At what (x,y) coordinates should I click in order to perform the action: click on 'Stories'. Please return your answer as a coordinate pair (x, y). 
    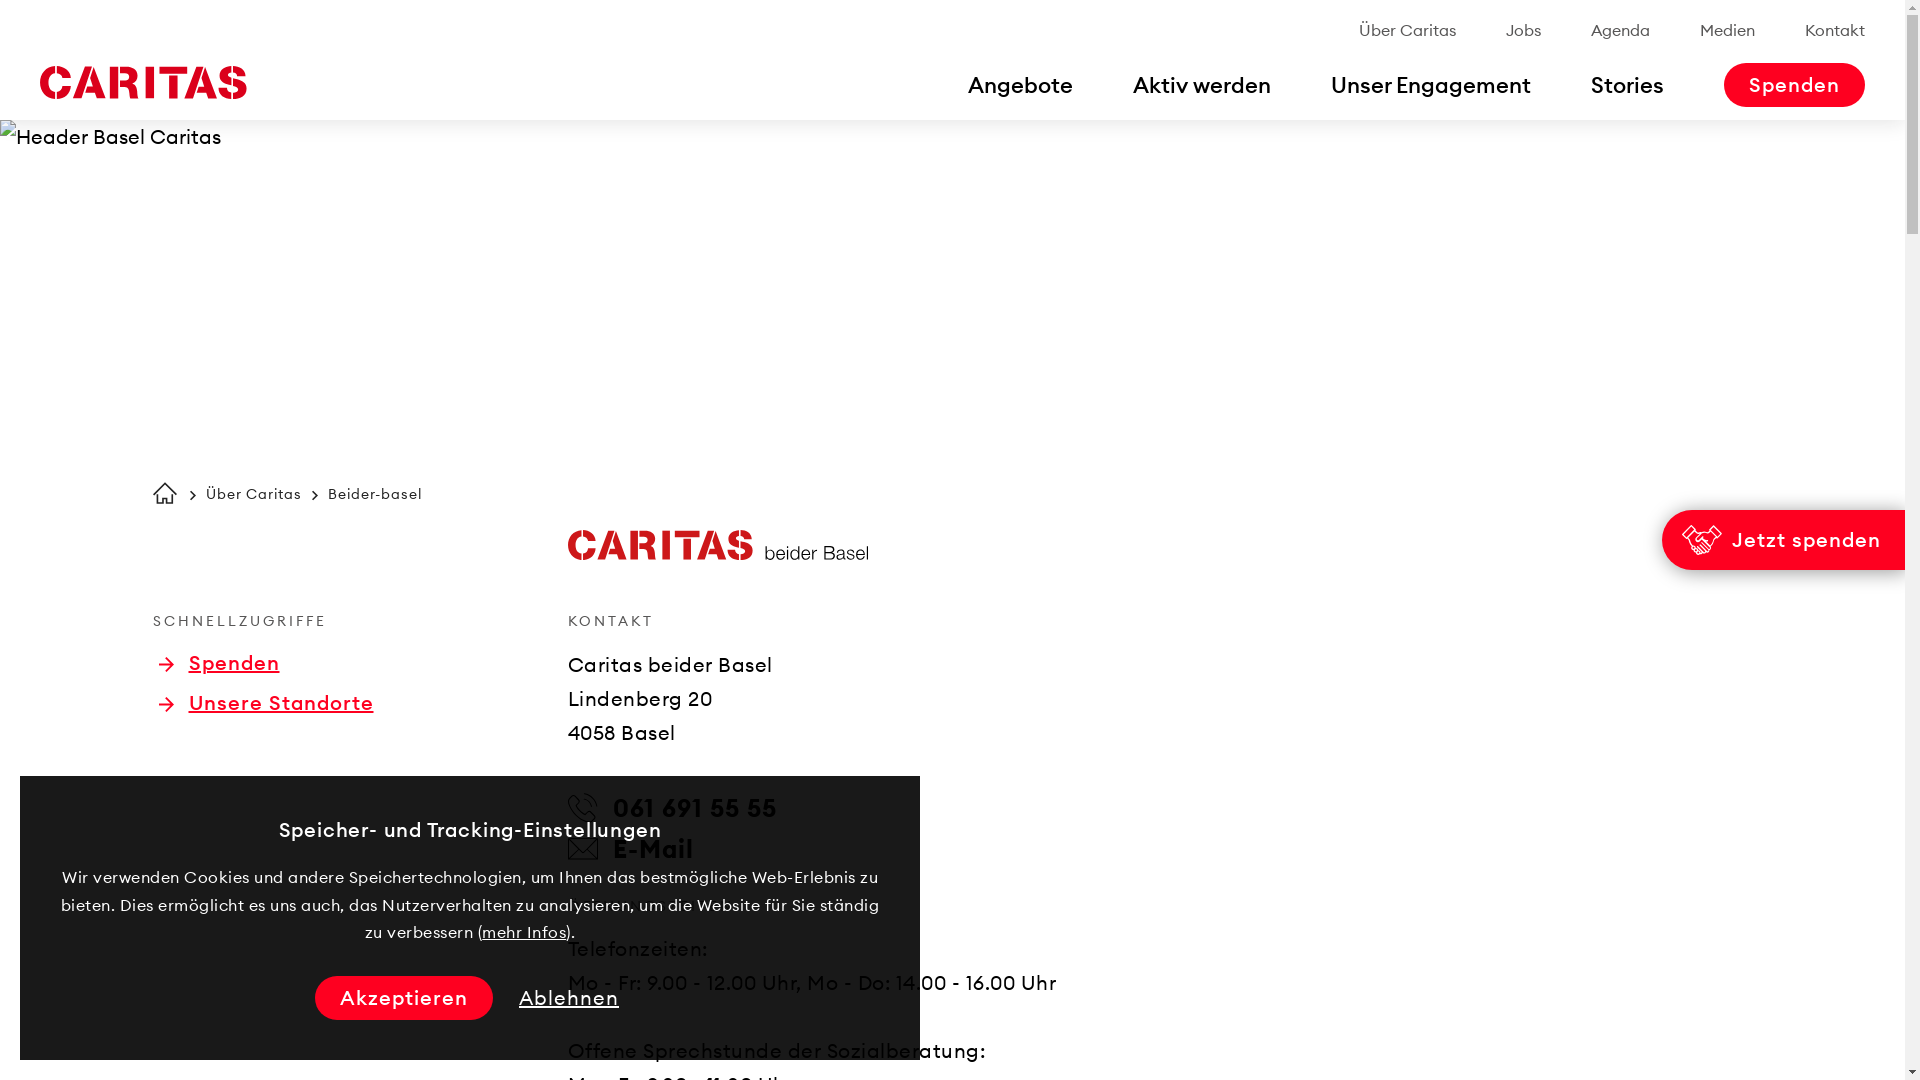
    Looking at the image, I should click on (1627, 83).